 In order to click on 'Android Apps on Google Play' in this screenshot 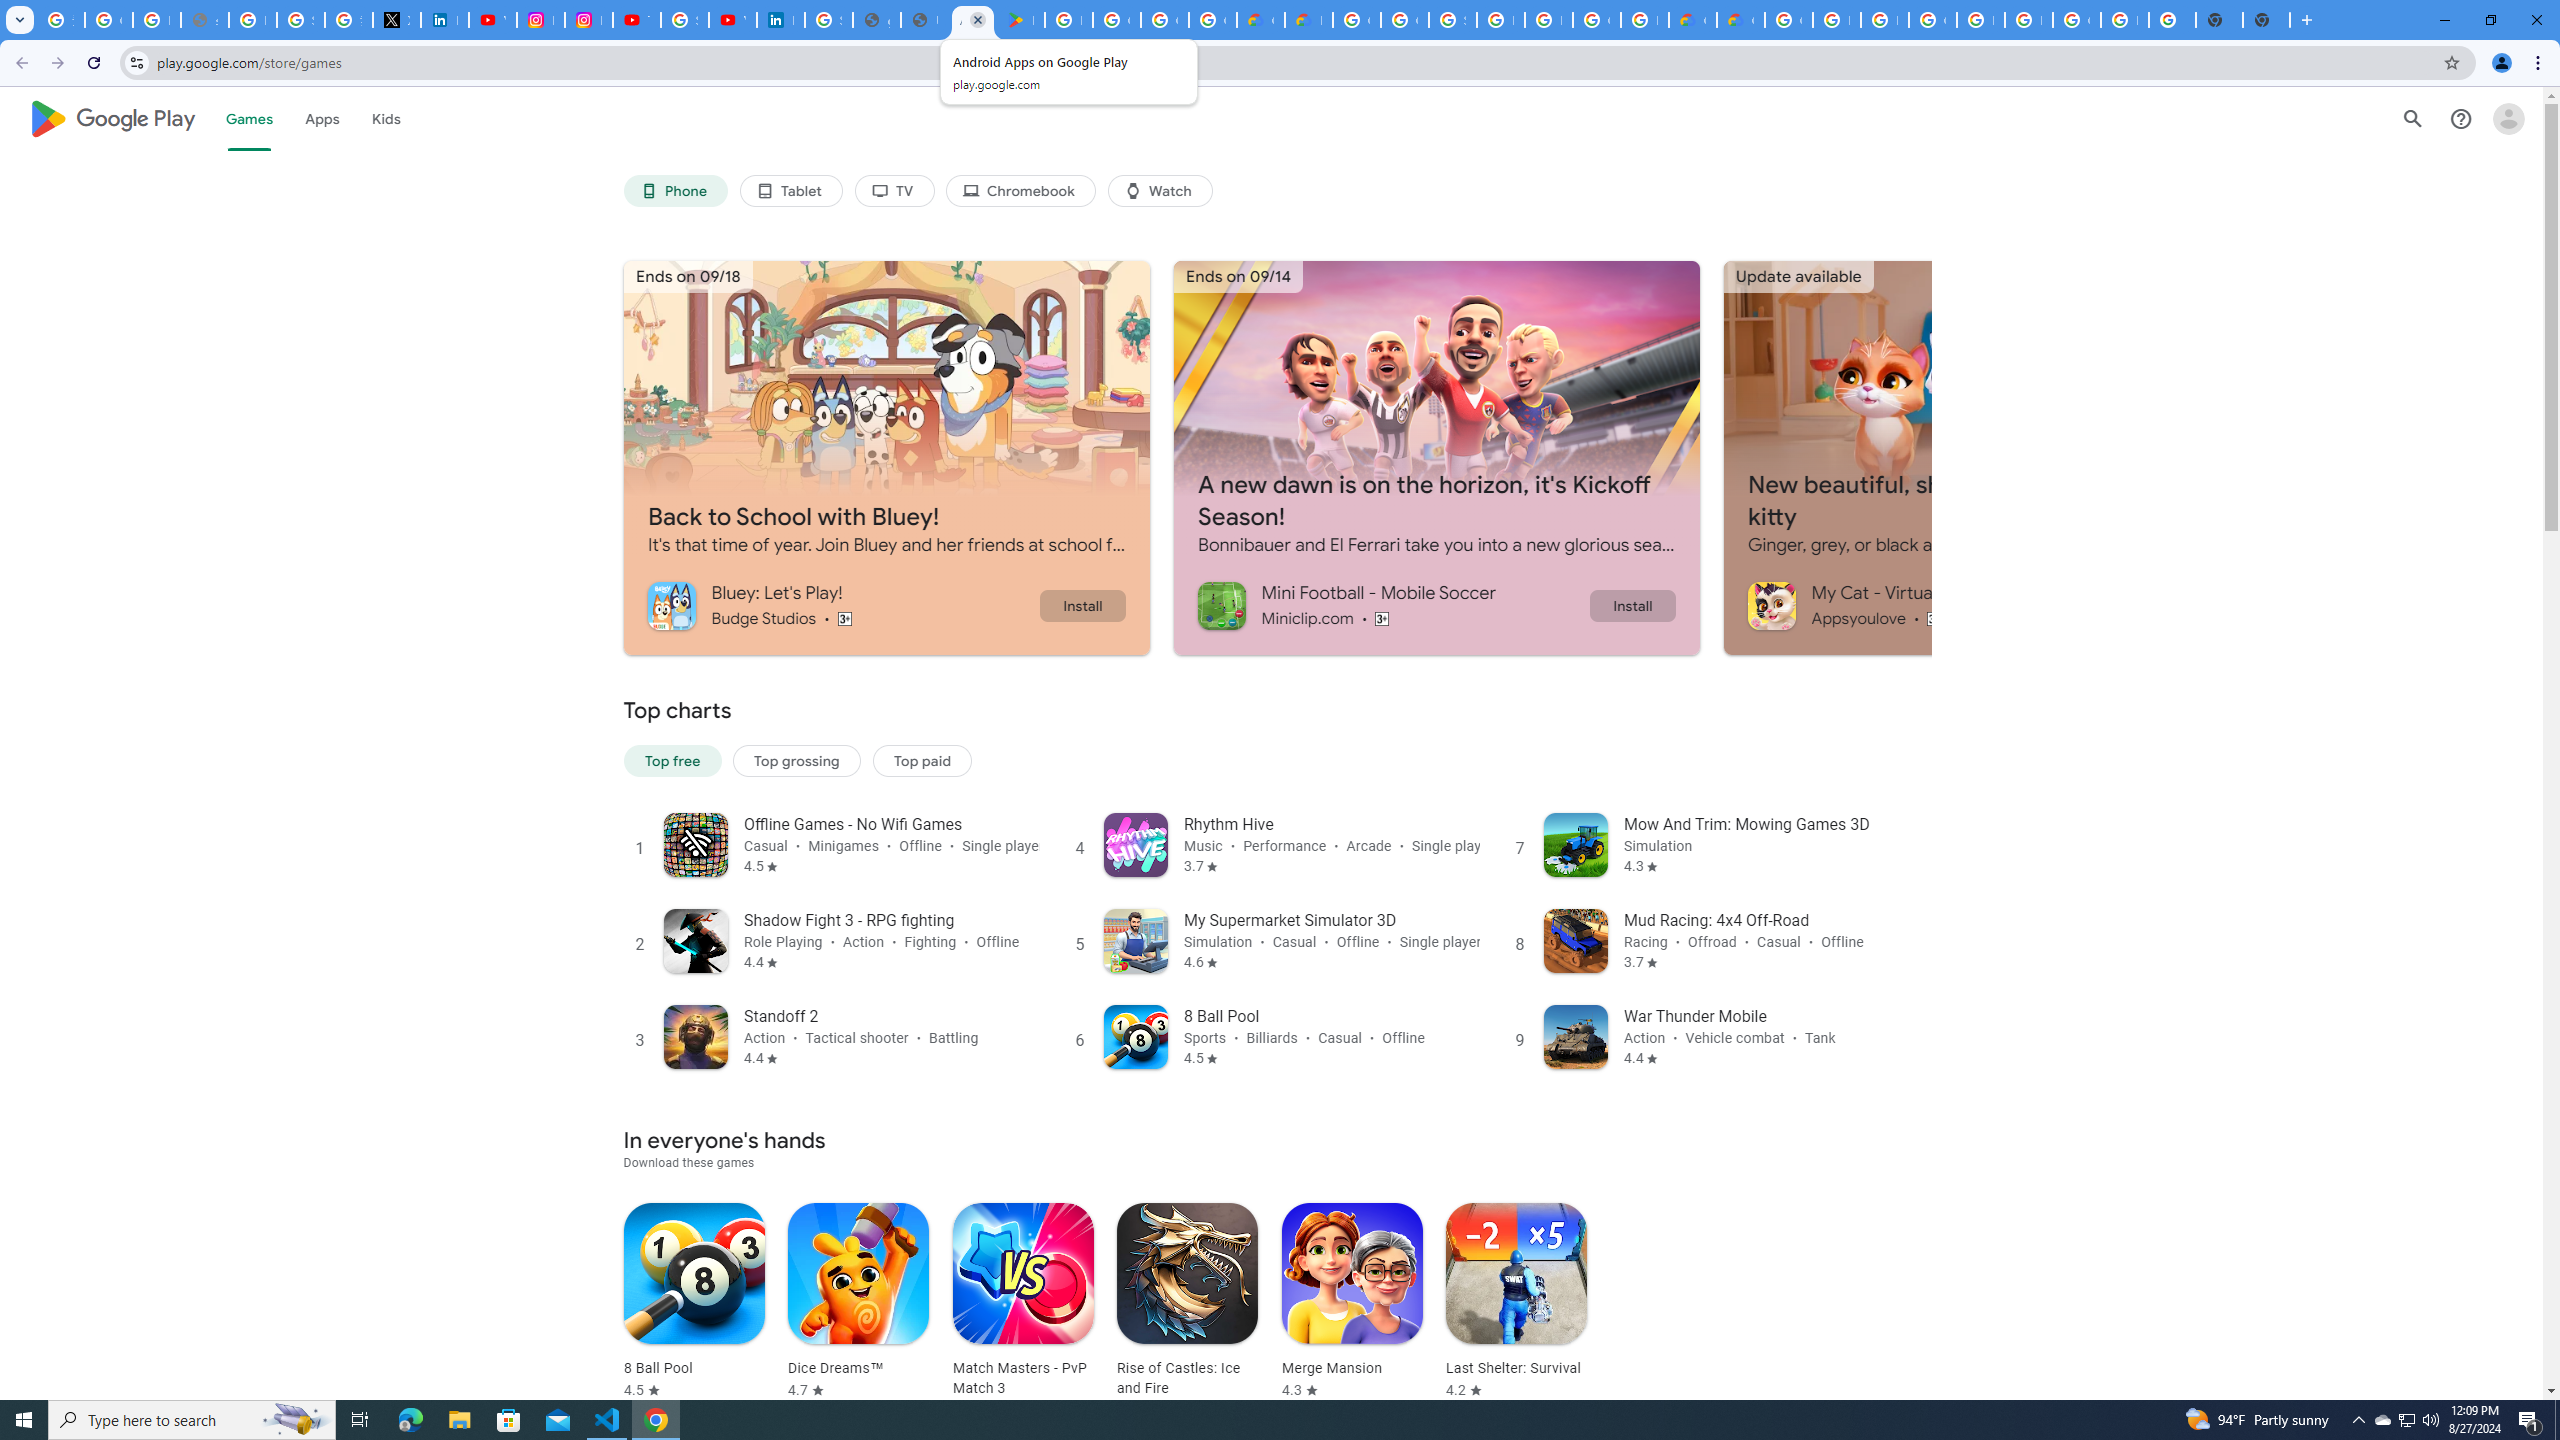, I will do `click(971, 19)`.